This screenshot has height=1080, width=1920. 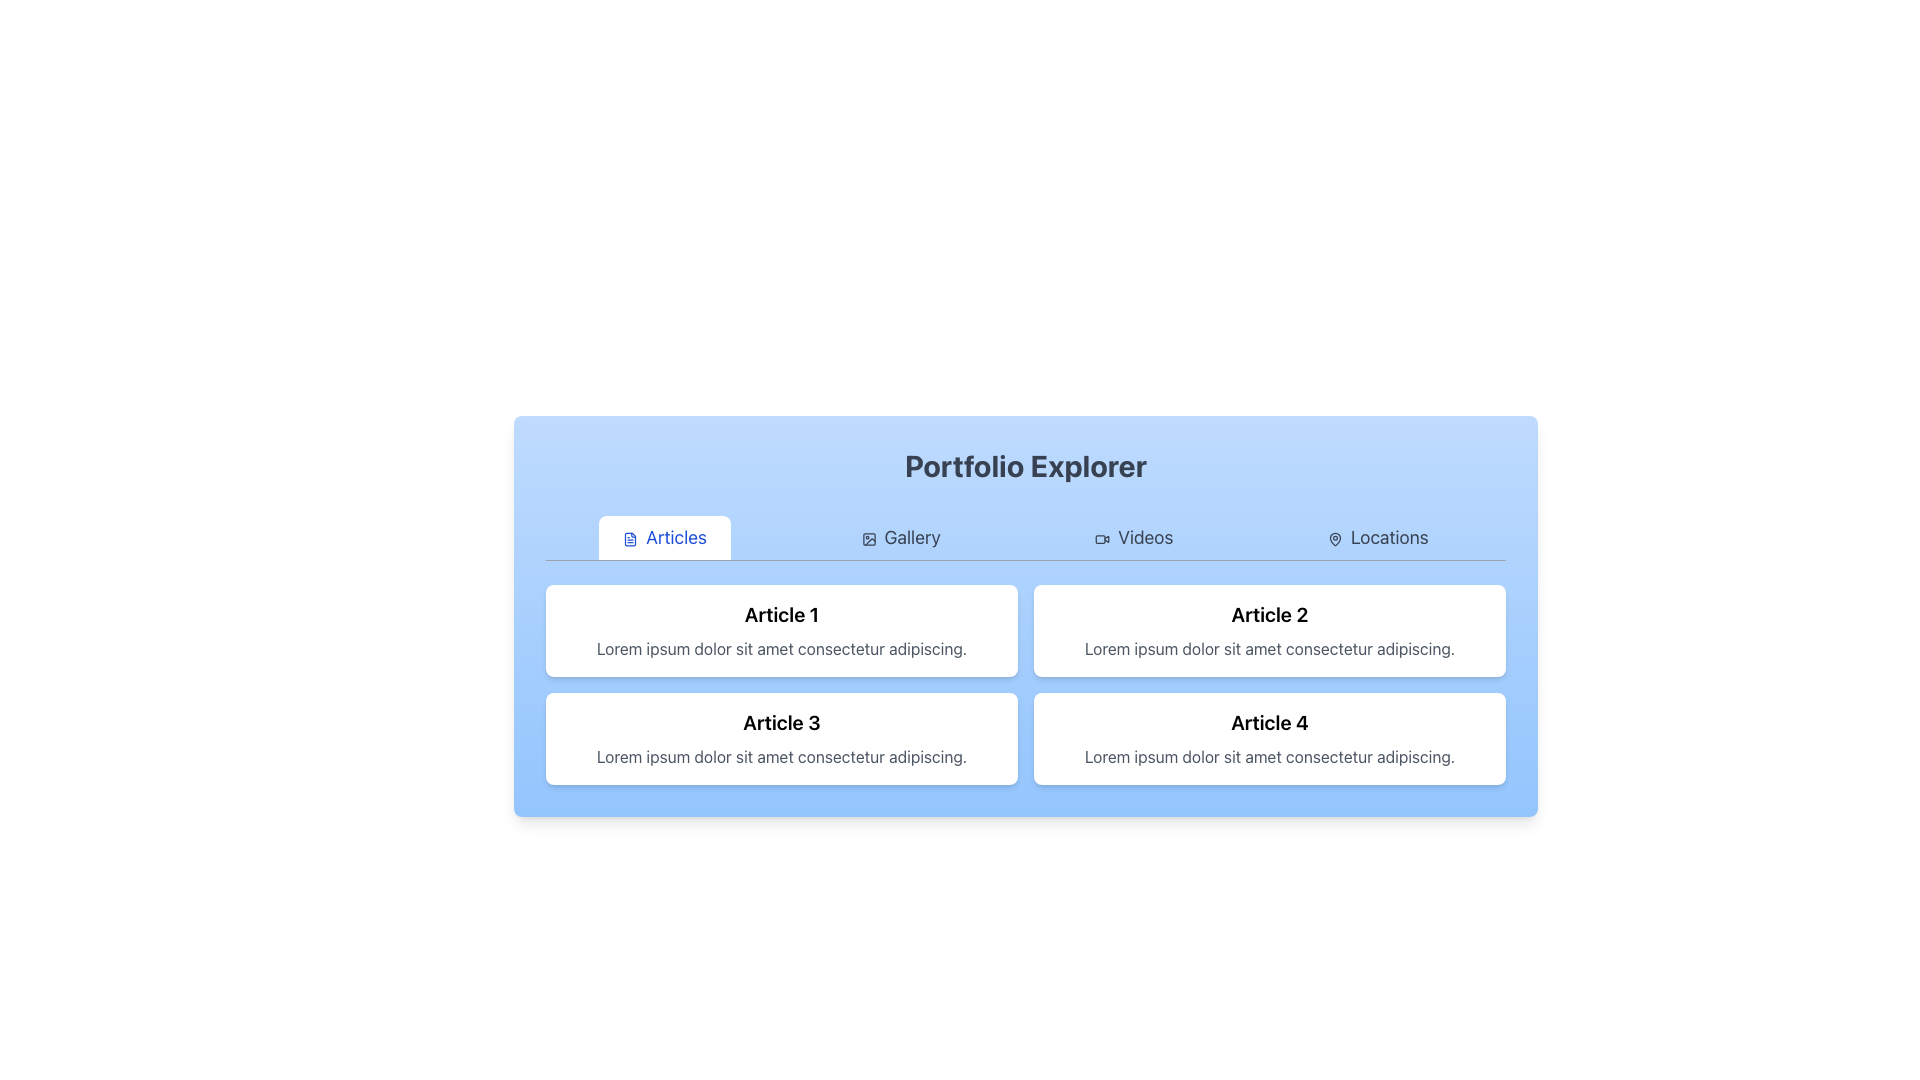 What do you see at coordinates (868, 538) in the screenshot?
I see `the icon element resembling an image symbol in the 'Gallery' tab` at bounding box center [868, 538].